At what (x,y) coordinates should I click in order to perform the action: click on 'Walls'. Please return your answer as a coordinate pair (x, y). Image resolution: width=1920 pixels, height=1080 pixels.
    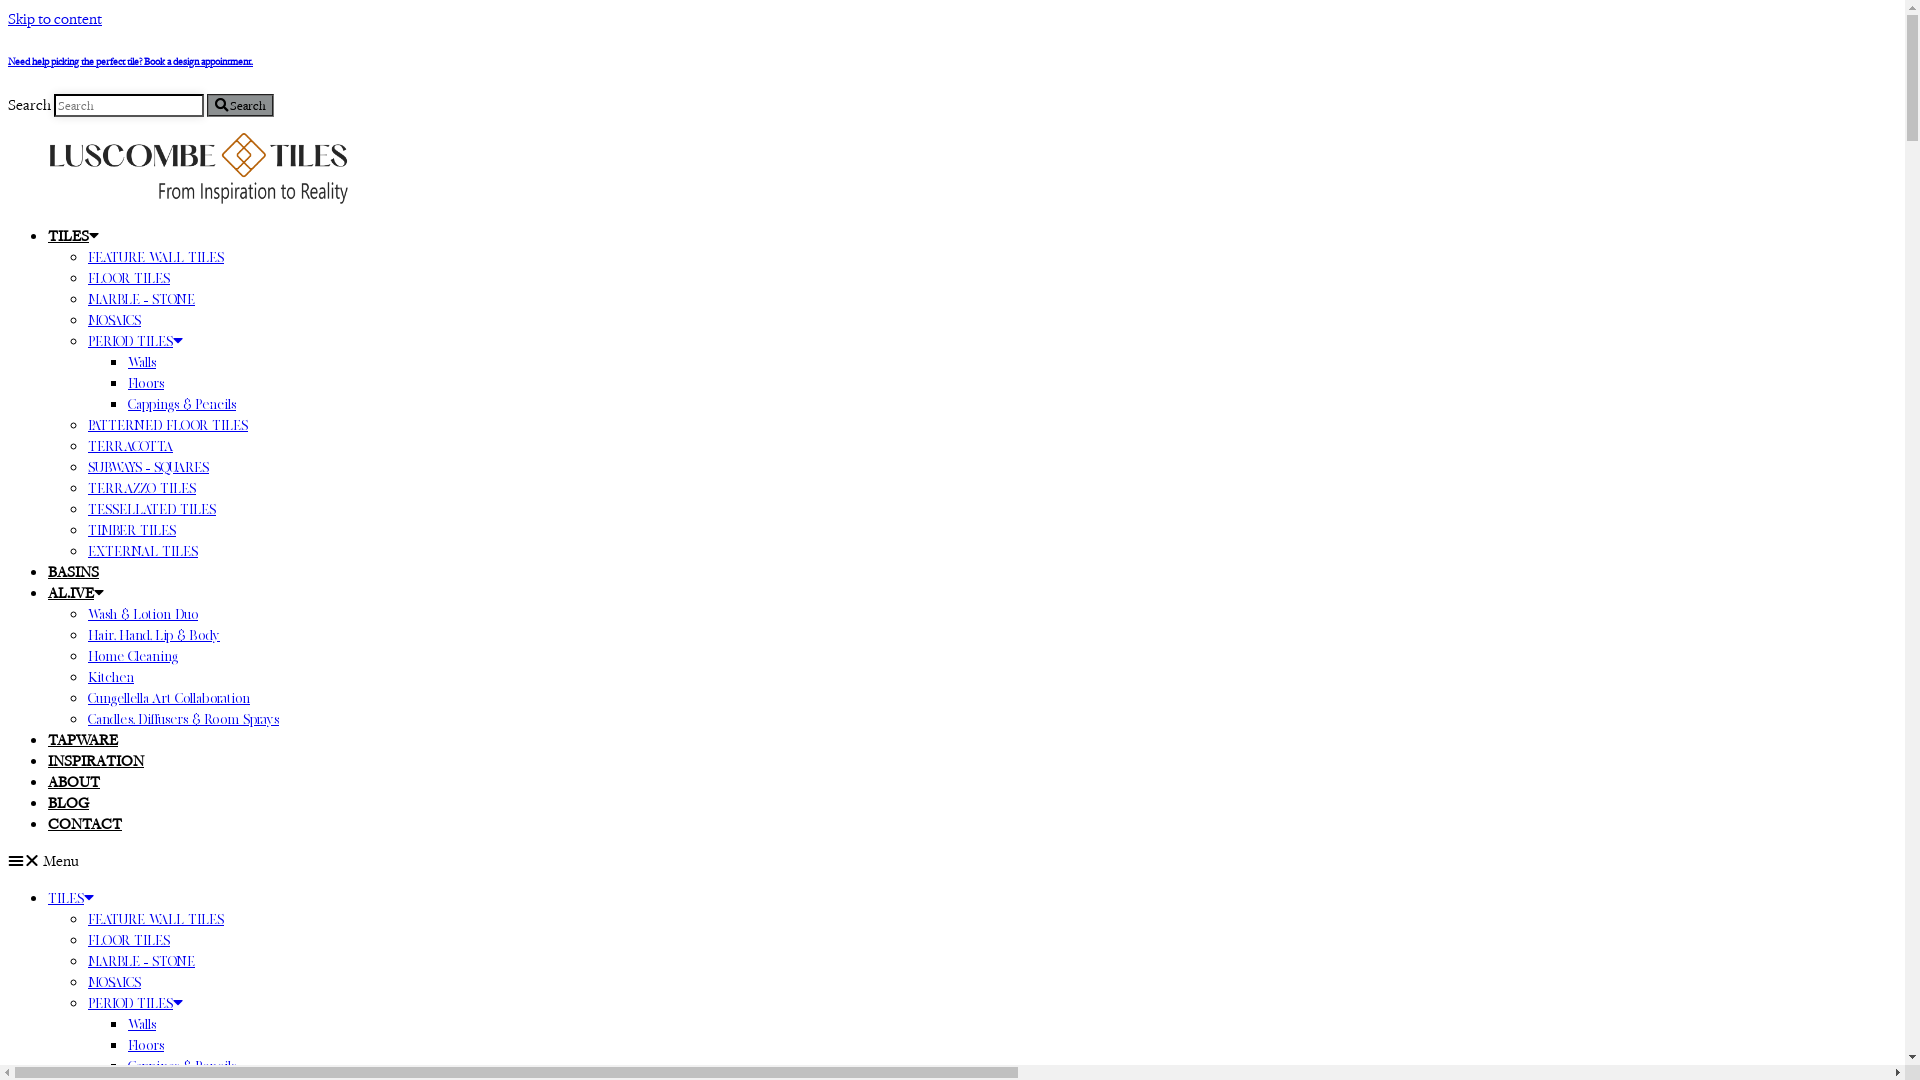
    Looking at the image, I should click on (127, 1023).